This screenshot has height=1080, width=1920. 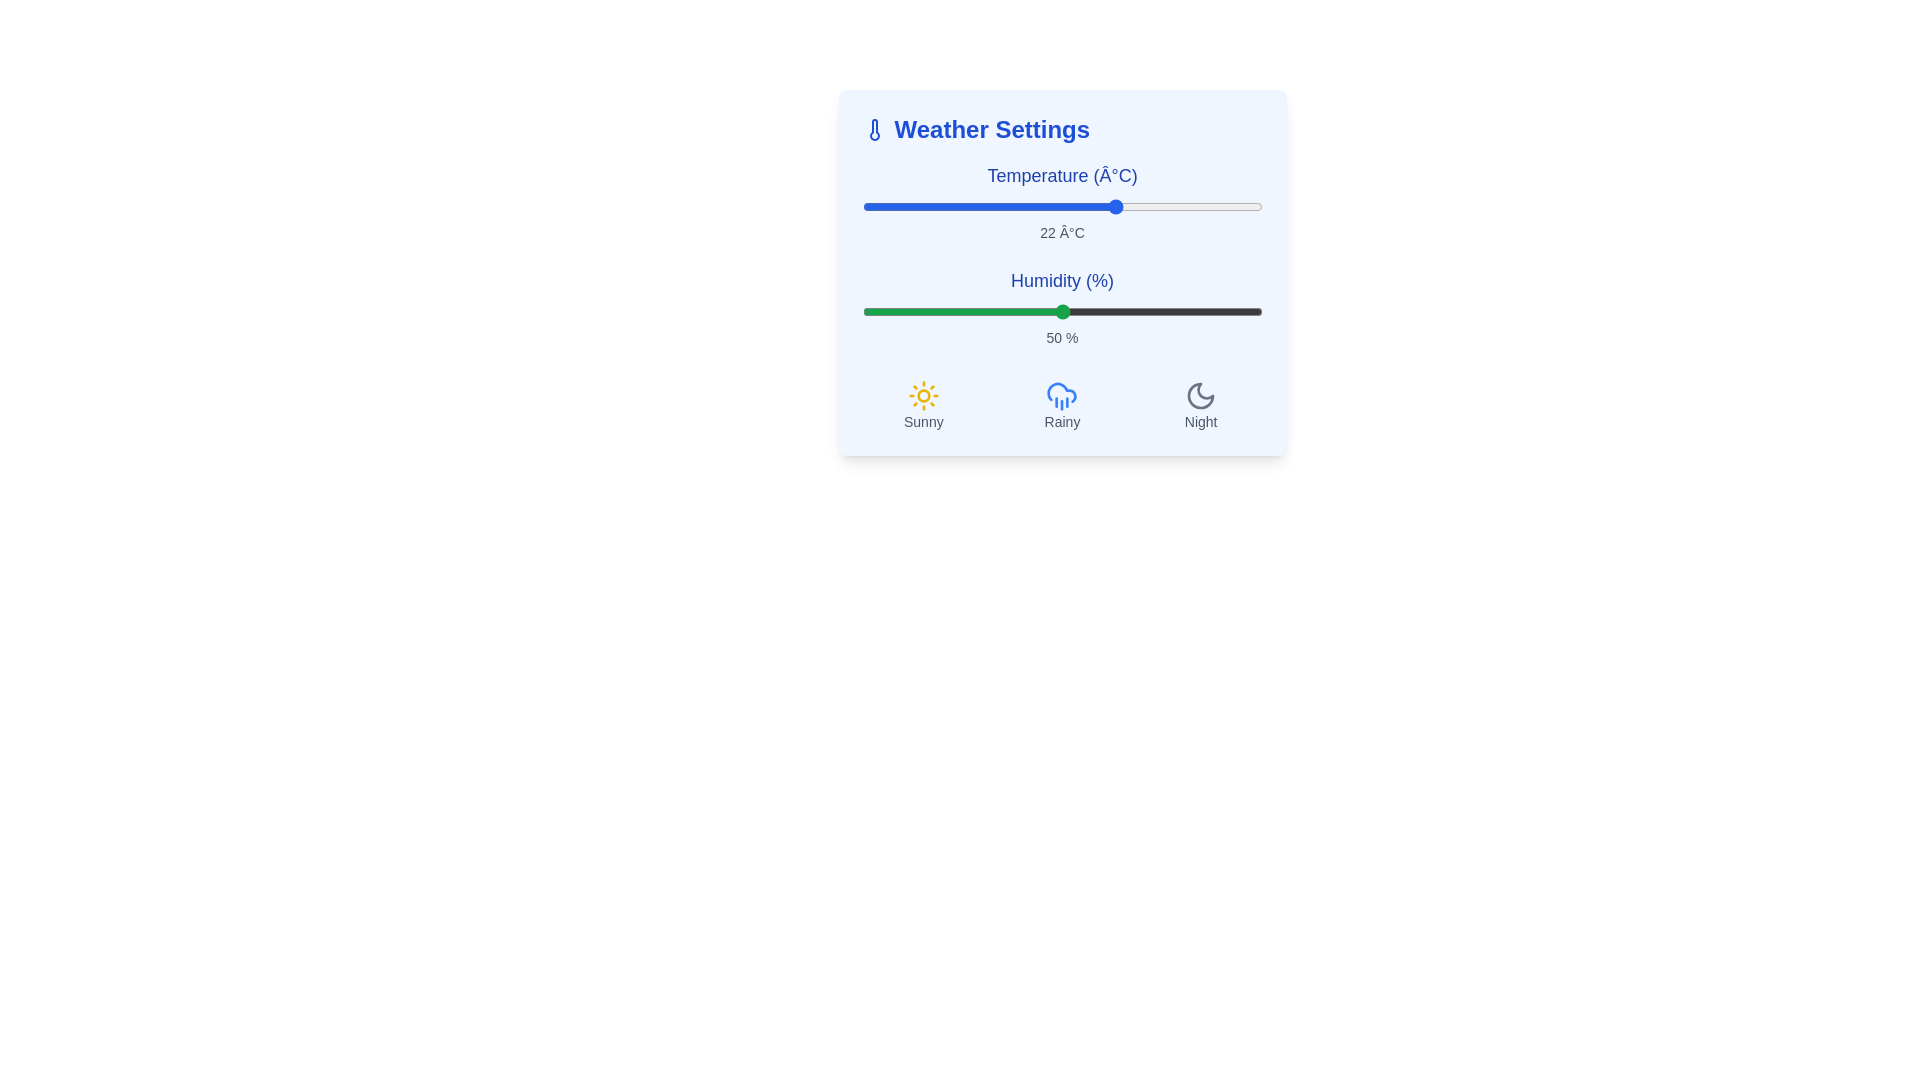 I want to click on the range slider track to set a temperature value, which is displayed as '22 °C', located beneath the label 'Temperature (°C)', so click(x=1061, y=207).